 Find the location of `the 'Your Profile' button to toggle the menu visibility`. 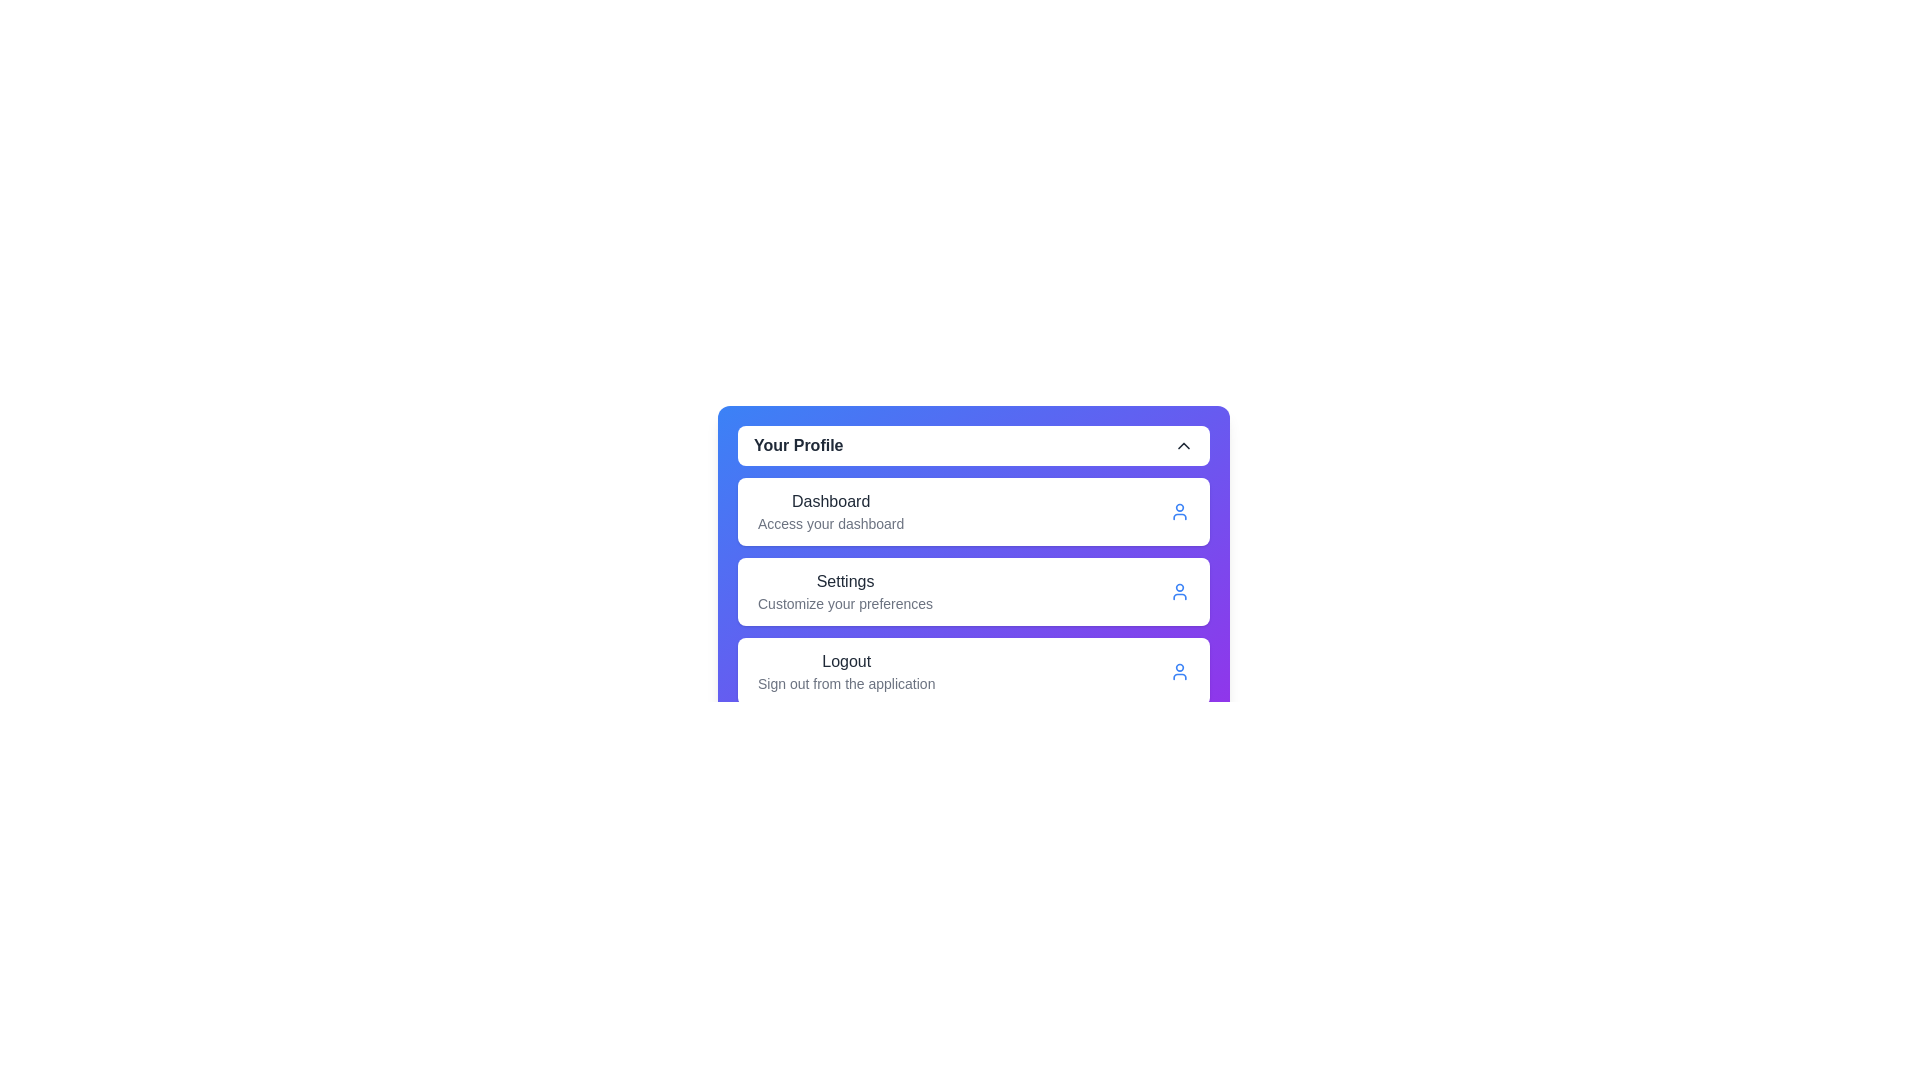

the 'Your Profile' button to toggle the menu visibility is located at coordinates (974, 445).